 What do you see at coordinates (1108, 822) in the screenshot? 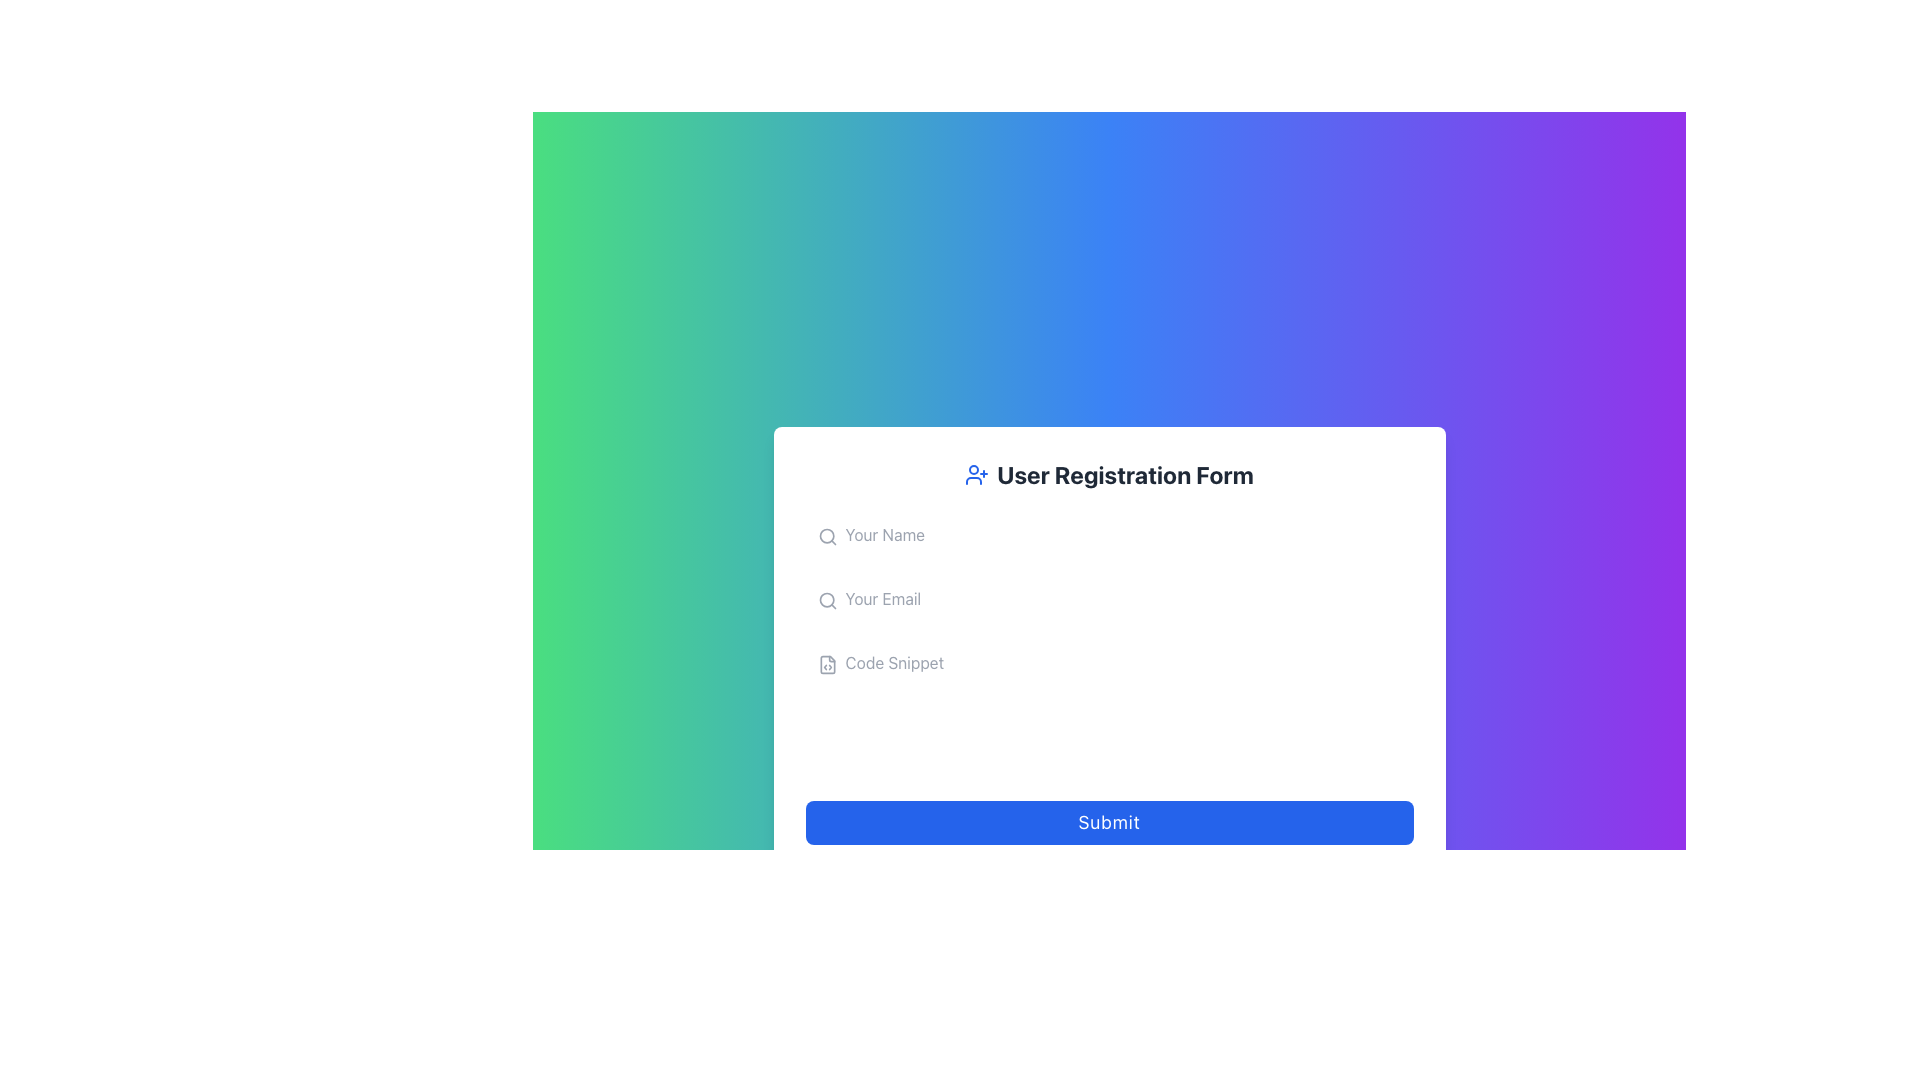
I see `the 'Submit' button with a blue background and white text` at bounding box center [1108, 822].